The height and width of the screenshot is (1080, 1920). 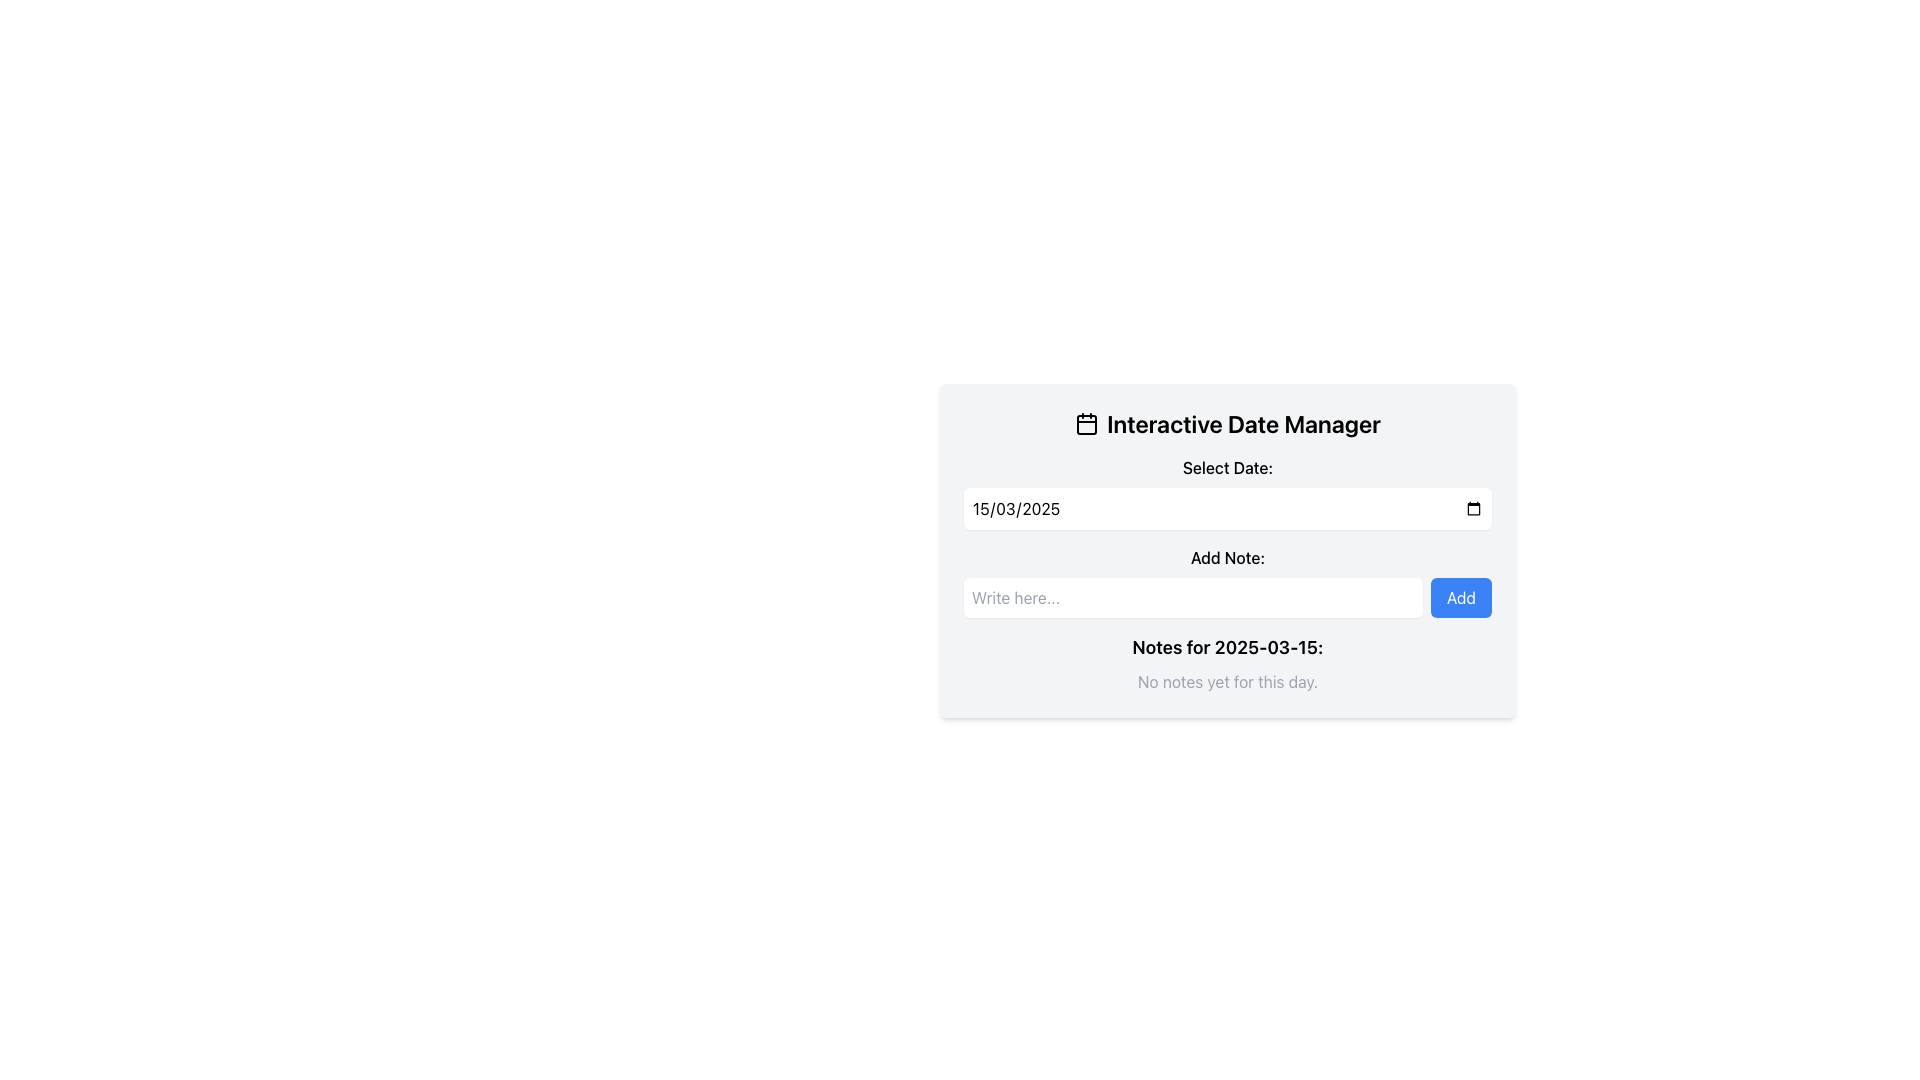 I want to click on the date input field displaying '15/03/2025' to type a new date, so click(x=1227, y=508).